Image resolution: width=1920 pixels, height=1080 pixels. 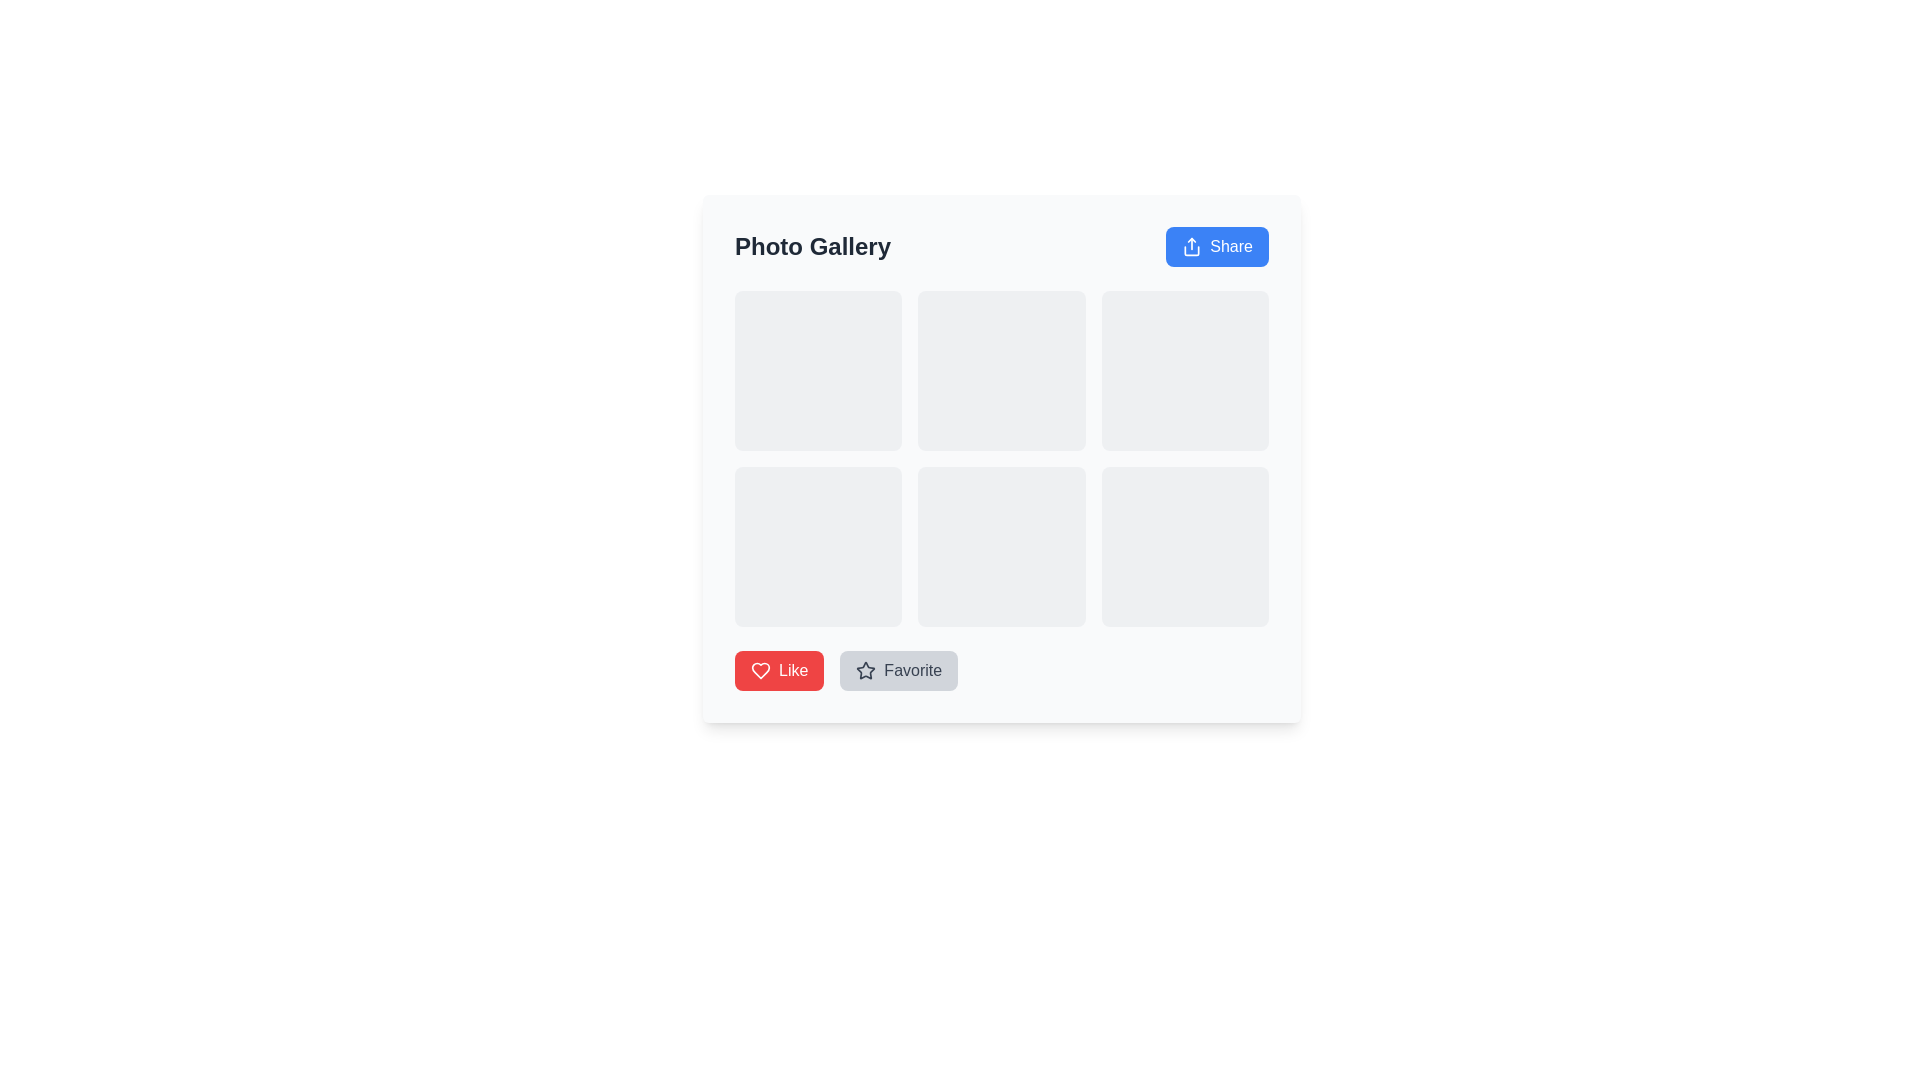 I want to click on the heart icon within the red 'Like' button, so click(x=760, y=671).